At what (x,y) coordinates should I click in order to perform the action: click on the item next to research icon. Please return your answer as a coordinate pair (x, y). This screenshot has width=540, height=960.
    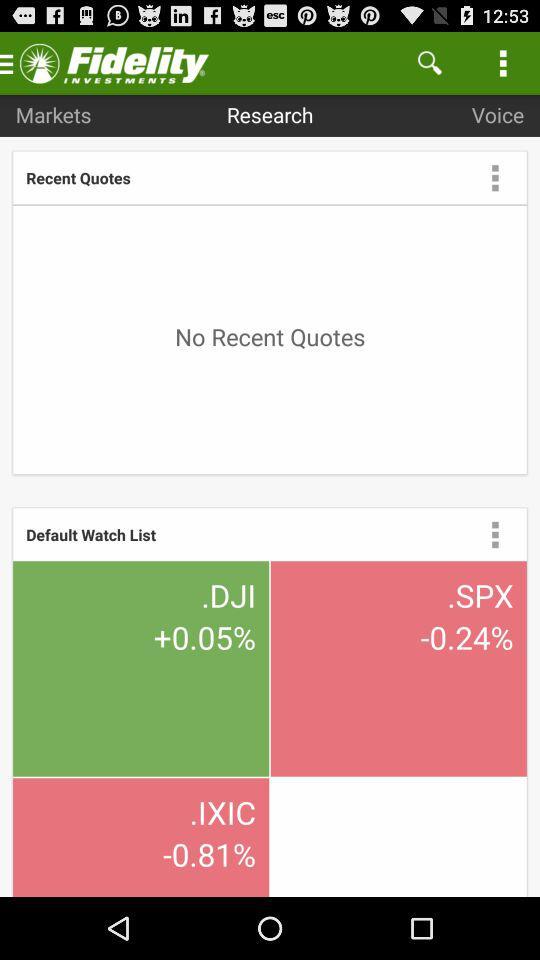
    Looking at the image, I should click on (53, 114).